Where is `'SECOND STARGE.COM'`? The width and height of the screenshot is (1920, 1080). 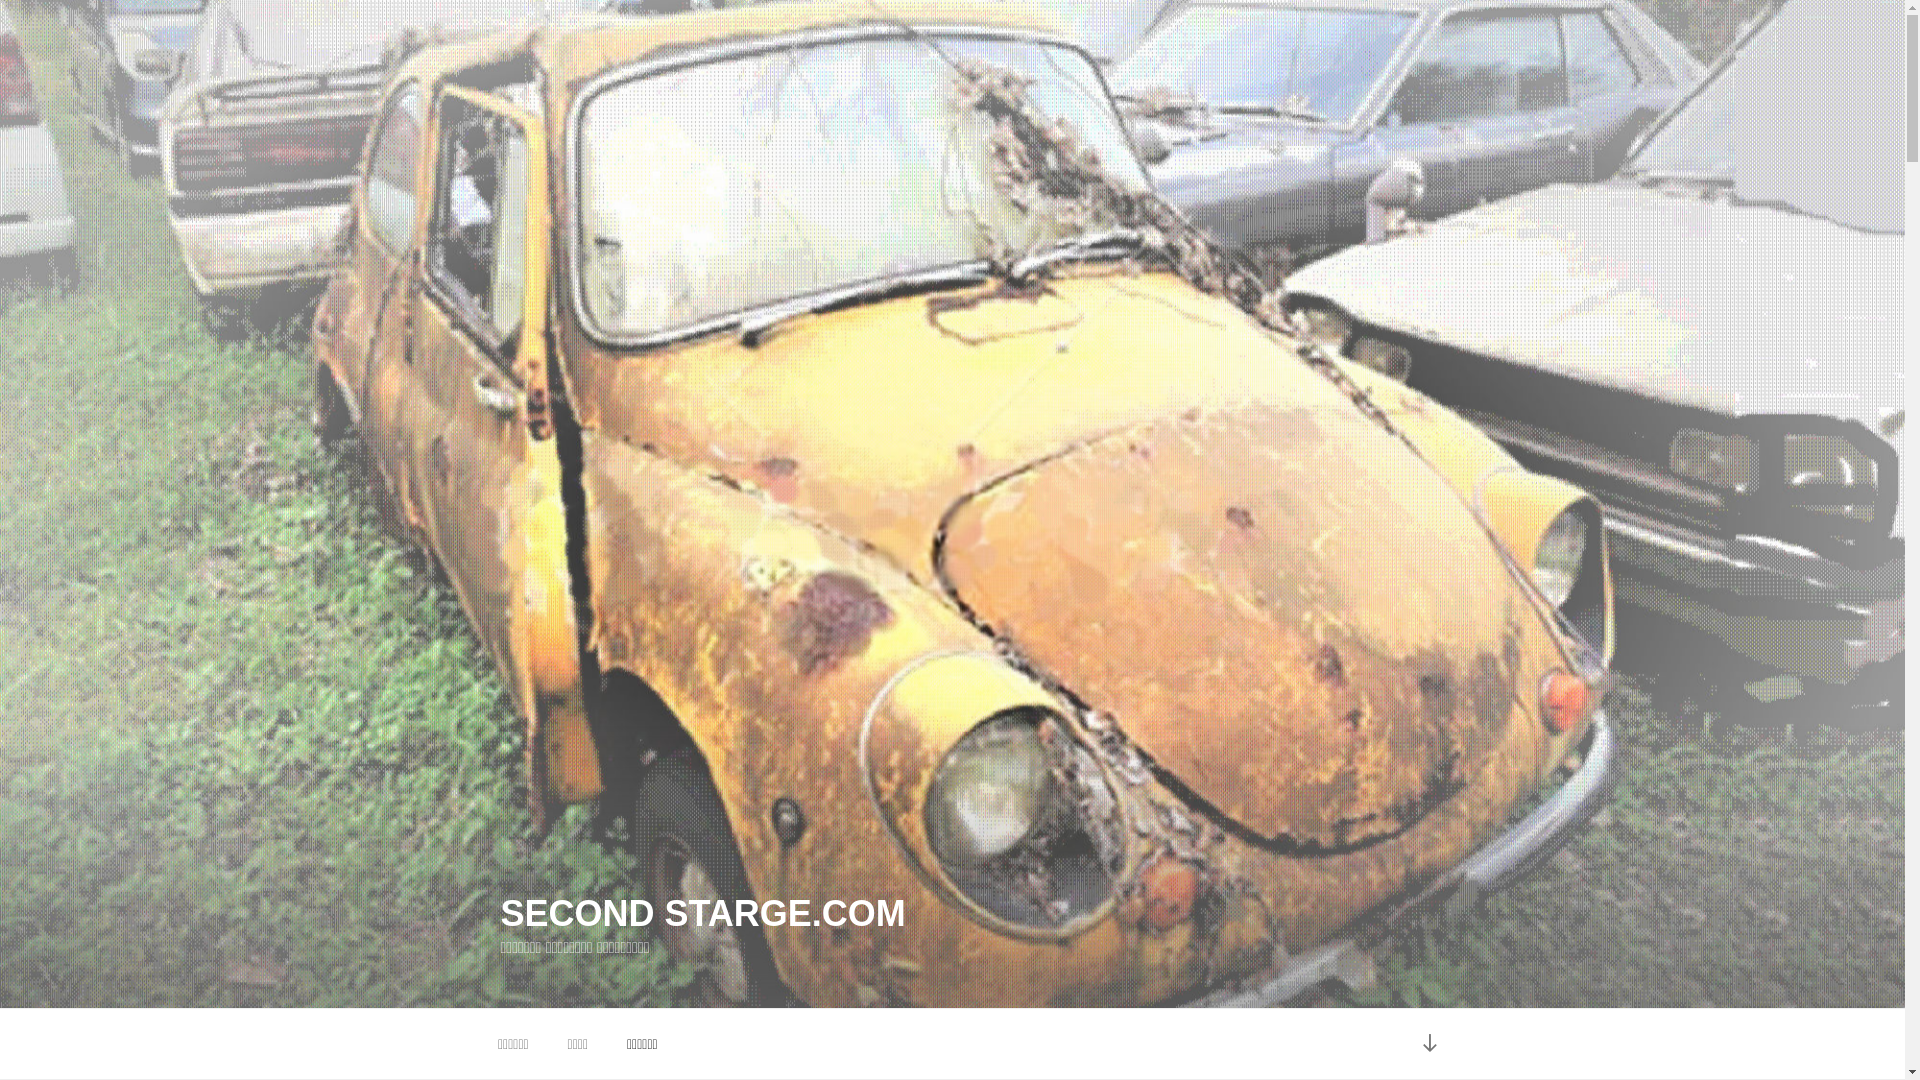
'SECOND STARGE.COM' is located at coordinates (702, 913).